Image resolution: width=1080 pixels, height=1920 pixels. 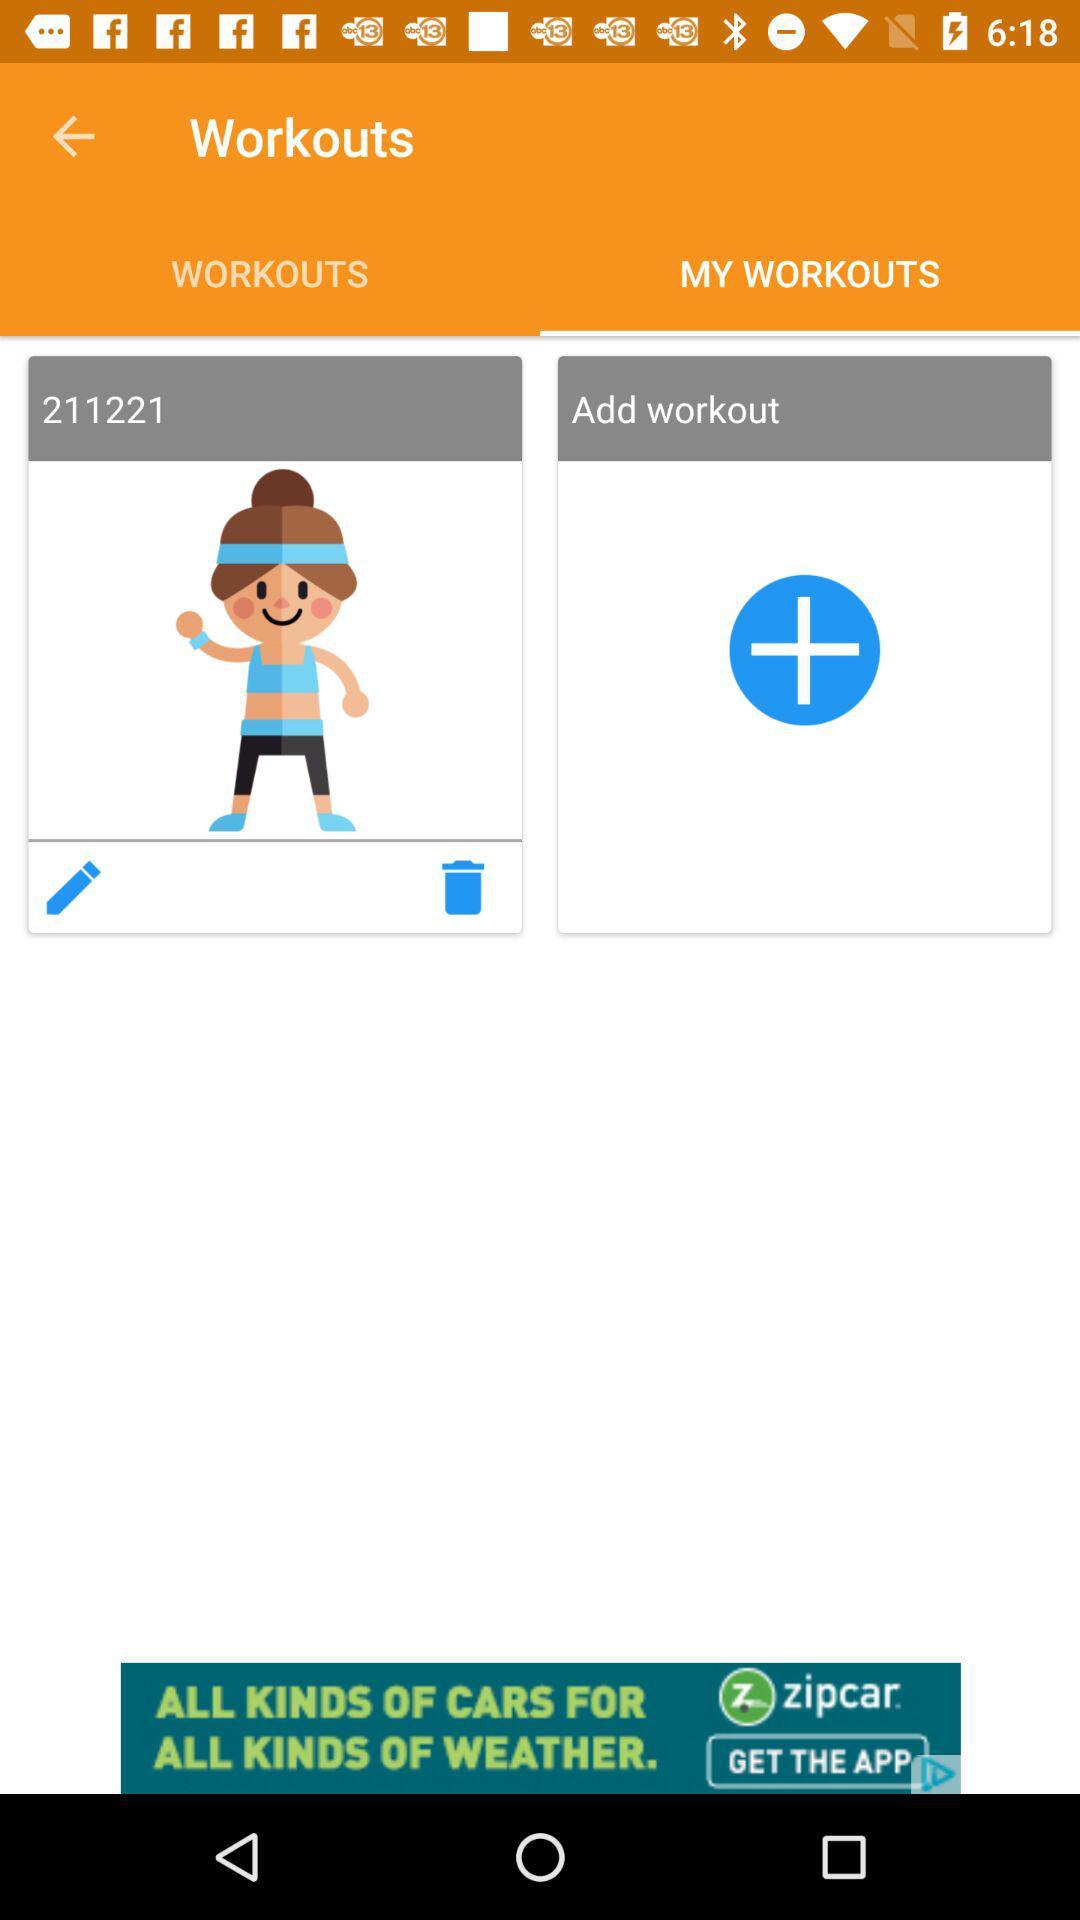 What do you see at coordinates (72, 886) in the screenshot?
I see `edit text` at bounding box center [72, 886].